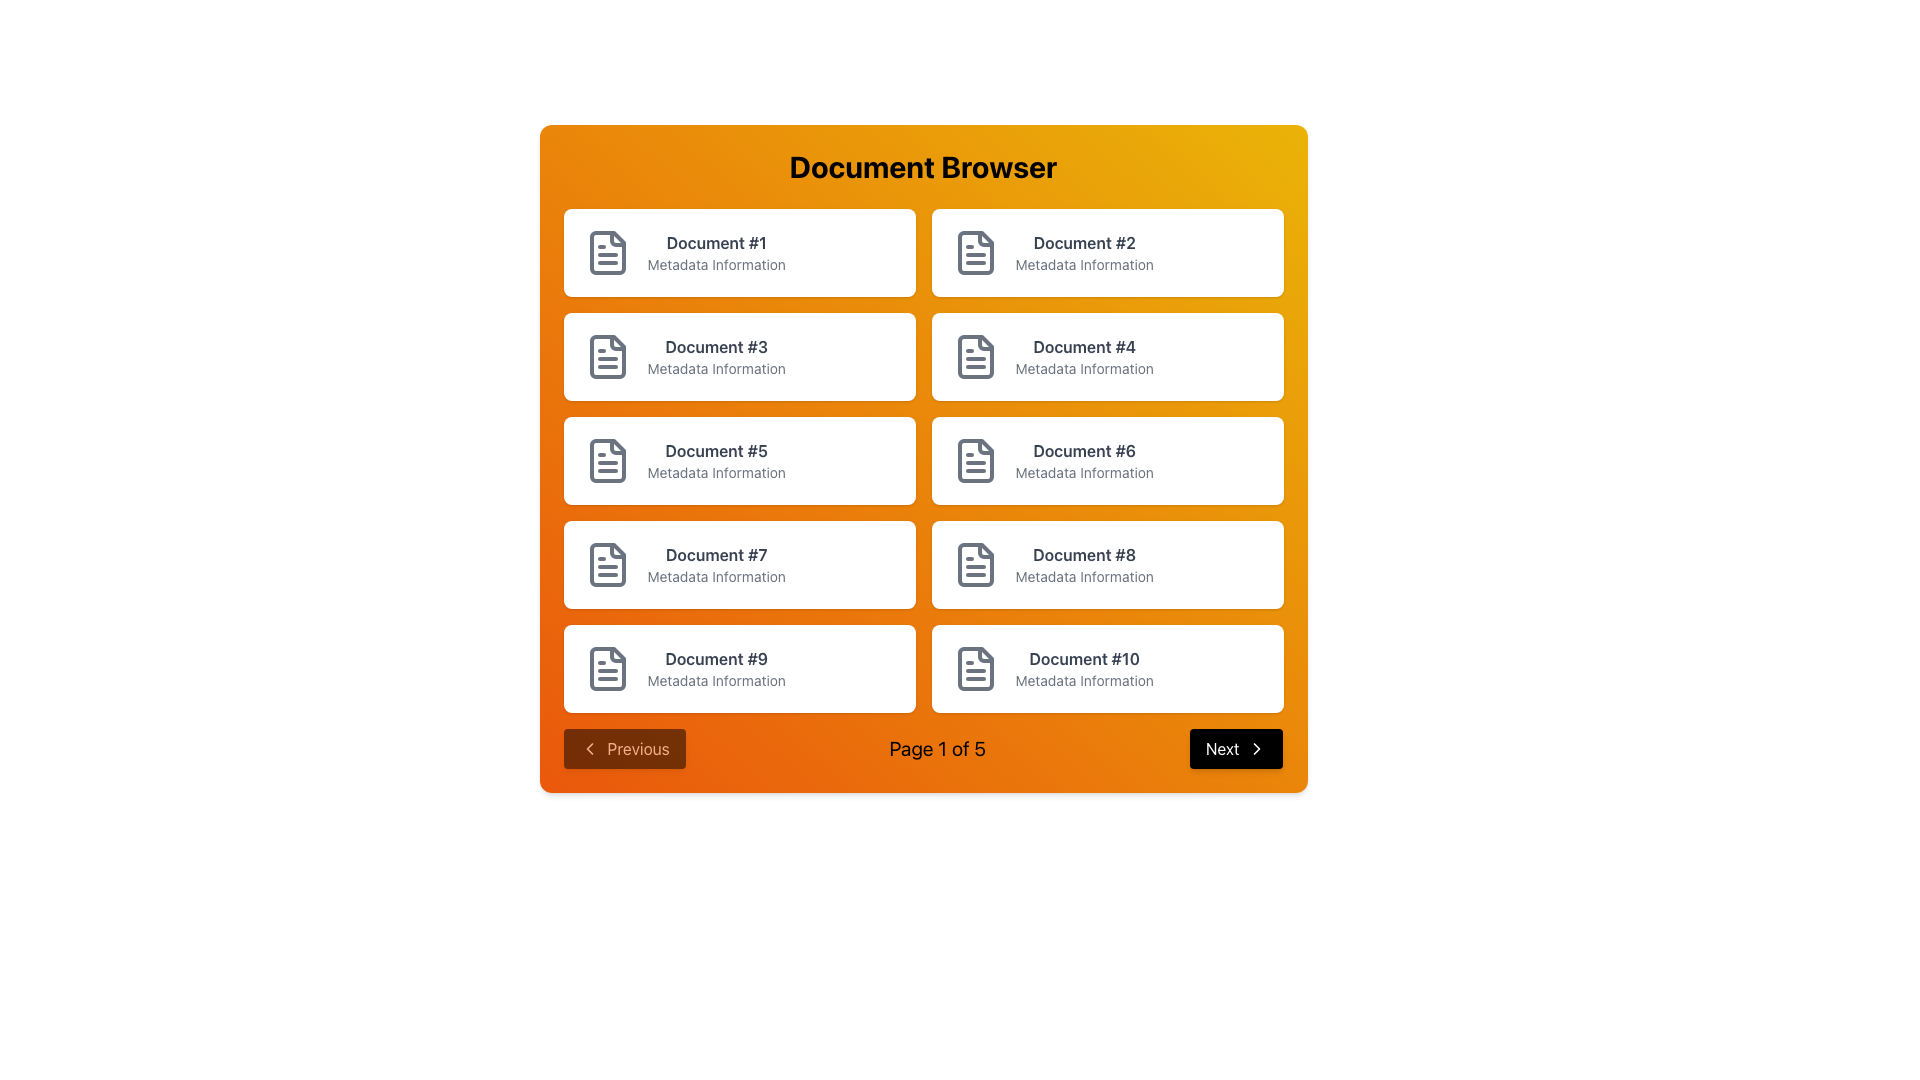  Describe the element at coordinates (606, 564) in the screenshot. I see `the document icon represented by an SVG graphic, which features a rectangular sheet with a folded corner and horizontal lines, located within the card labeled 'Document #7'` at that location.